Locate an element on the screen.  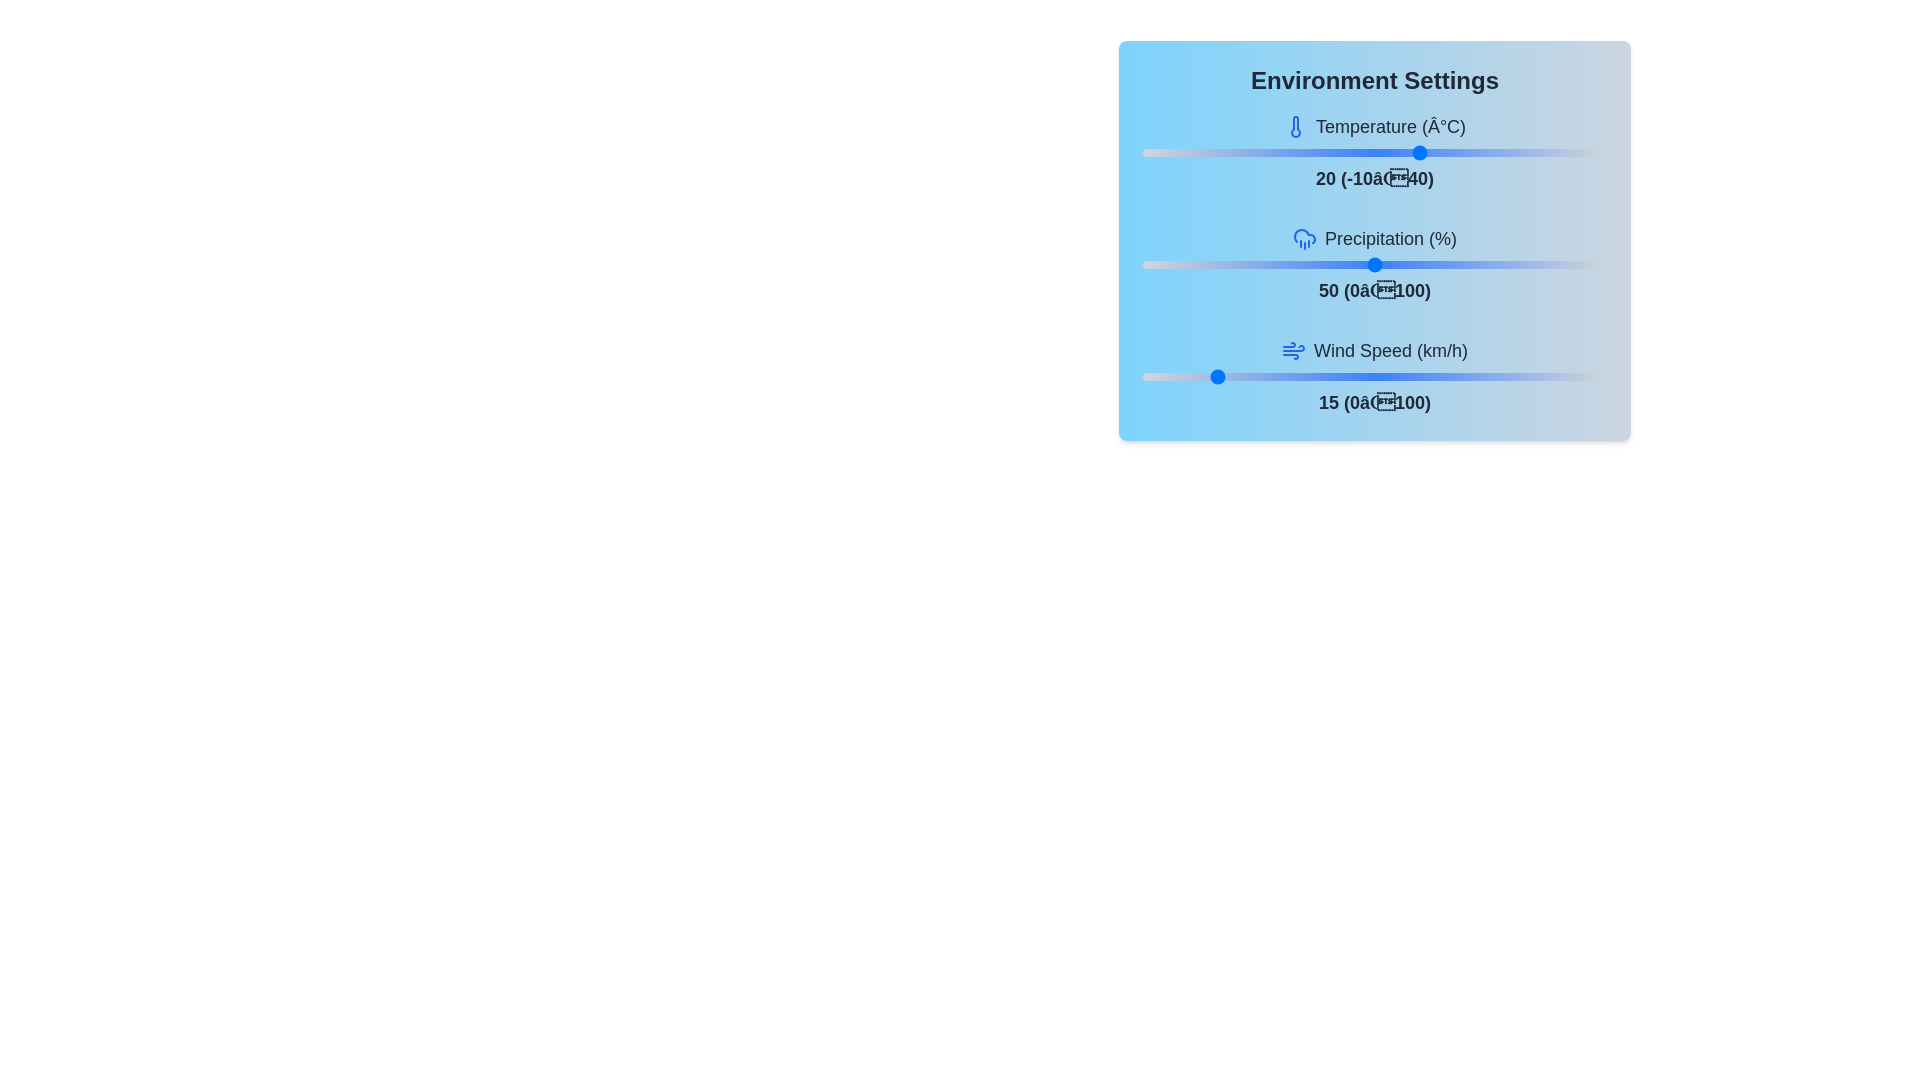
the precipitation level is located at coordinates (1504, 264).